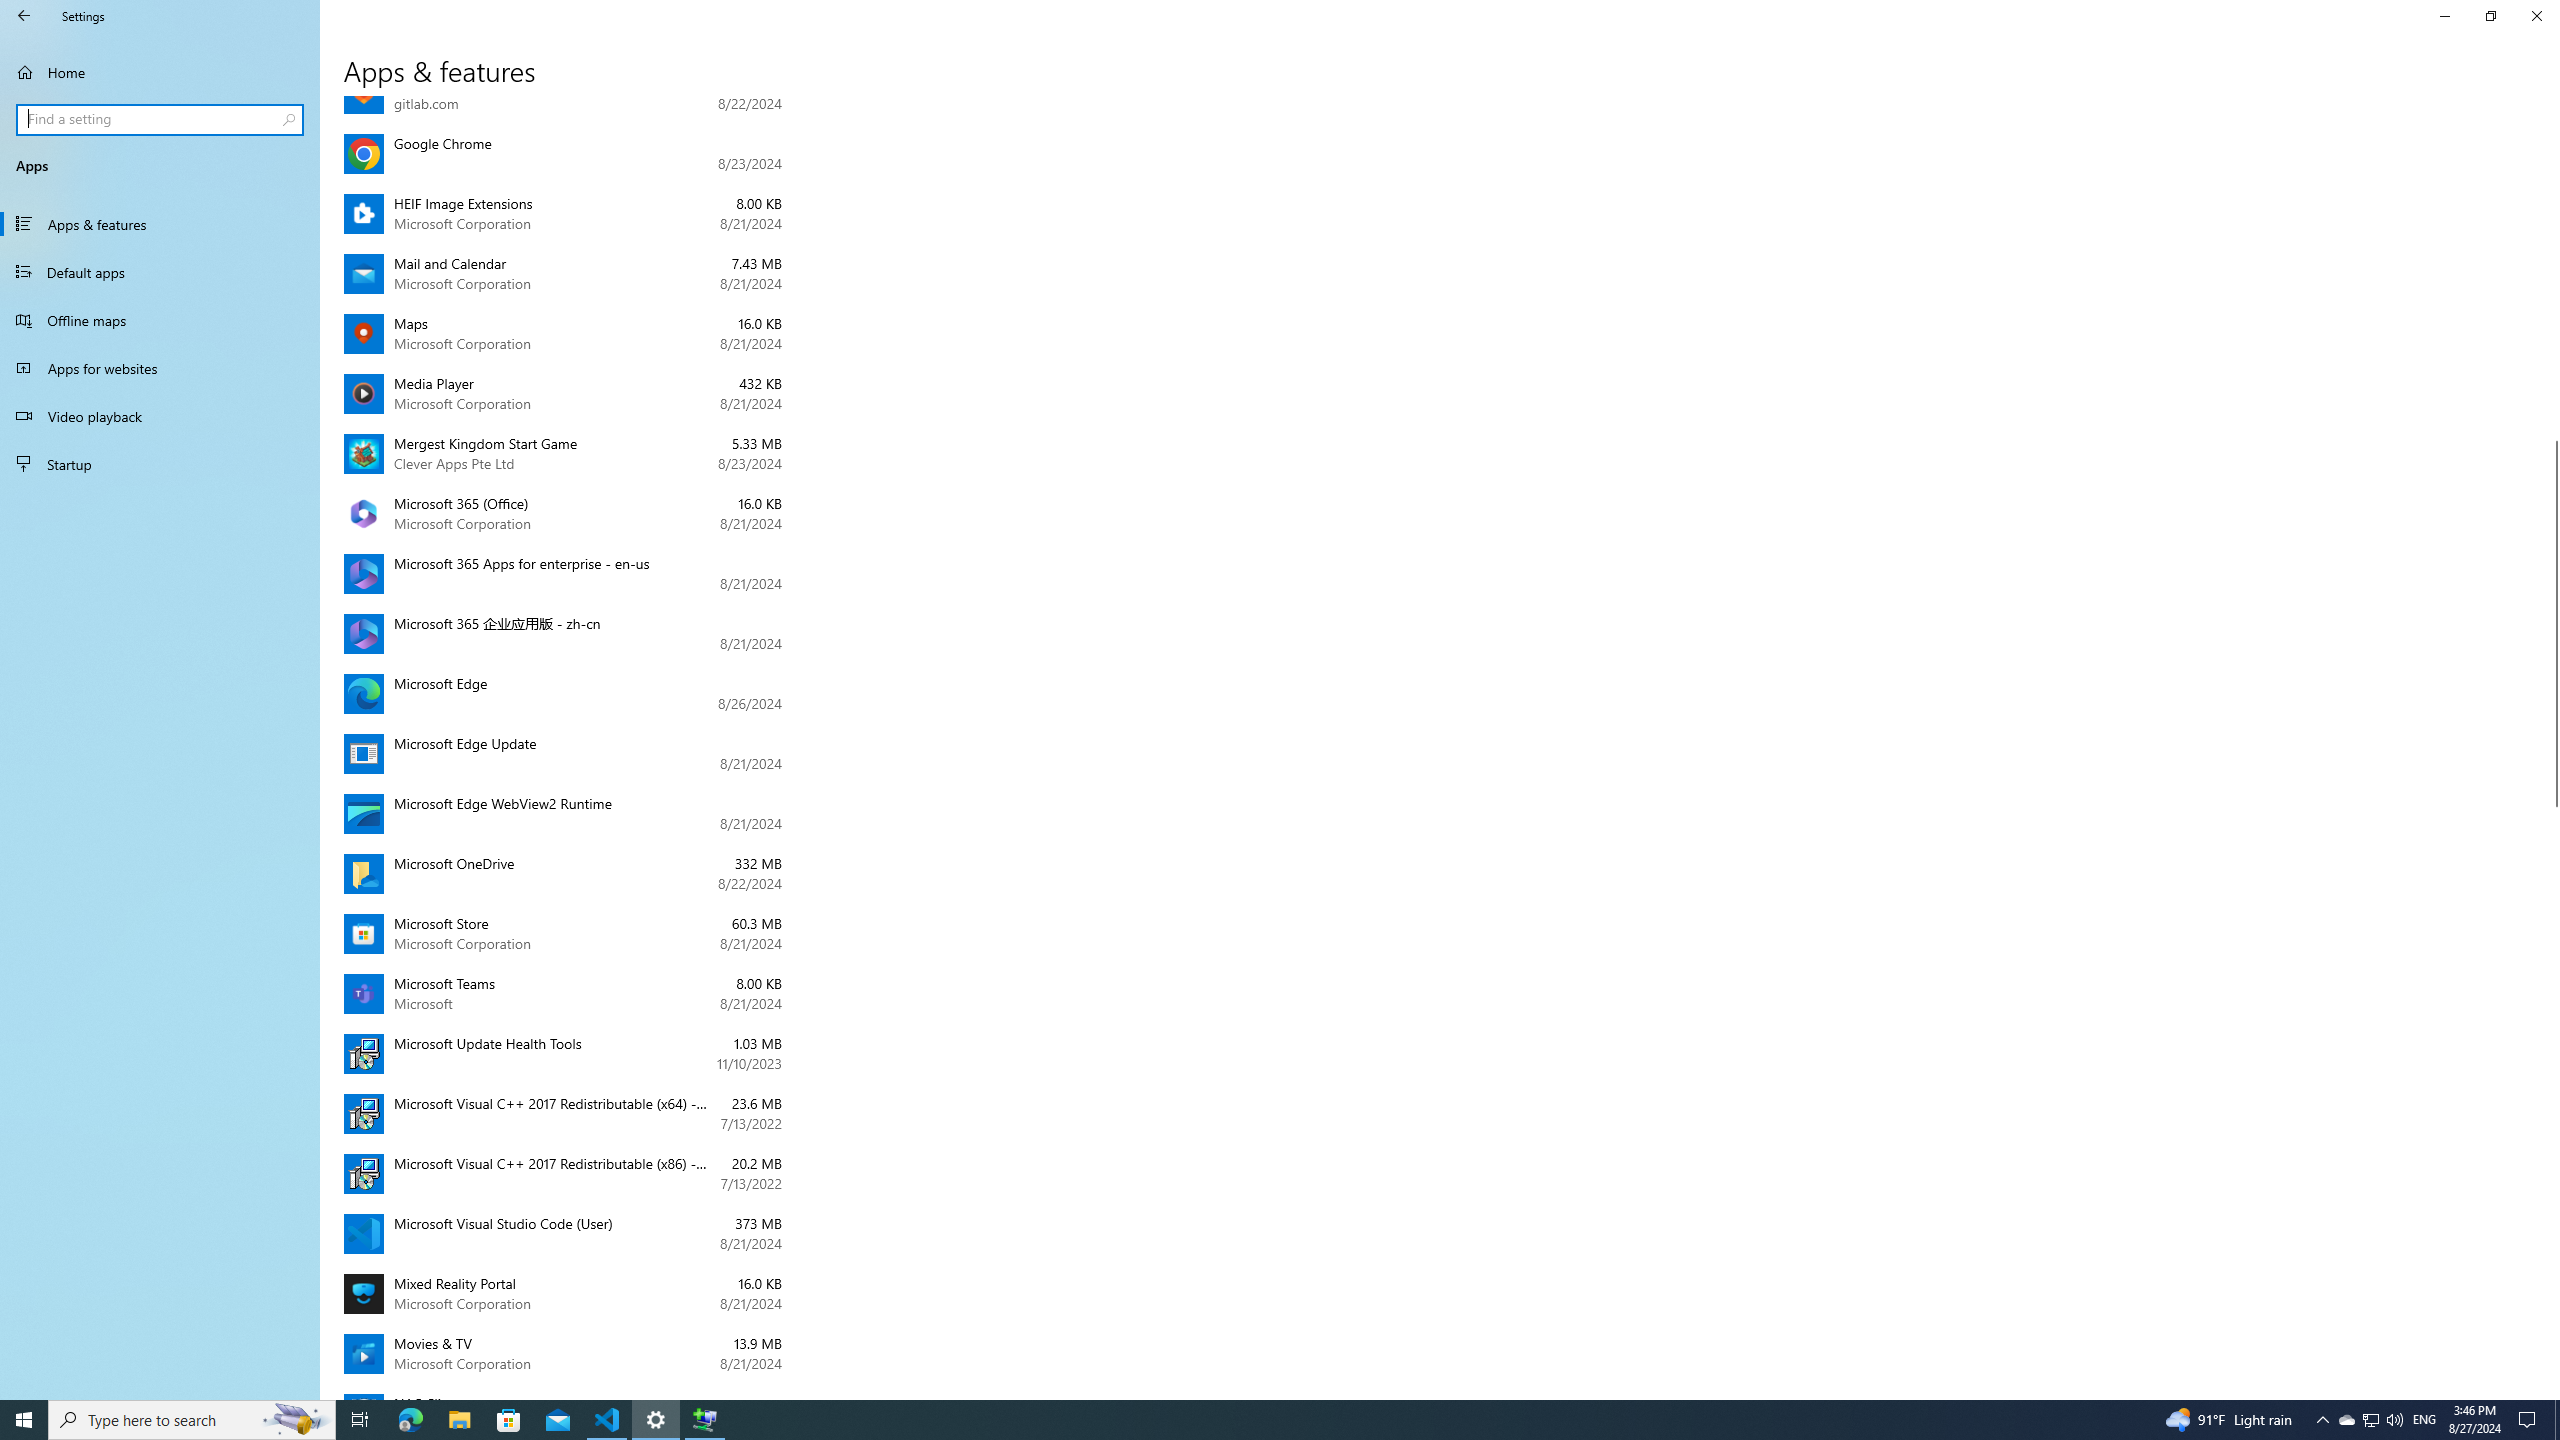 This screenshot has height=1440, width=2560. Describe the element at coordinates (2551, 747) in the screenshot. I see `'Vertical'` at that location.